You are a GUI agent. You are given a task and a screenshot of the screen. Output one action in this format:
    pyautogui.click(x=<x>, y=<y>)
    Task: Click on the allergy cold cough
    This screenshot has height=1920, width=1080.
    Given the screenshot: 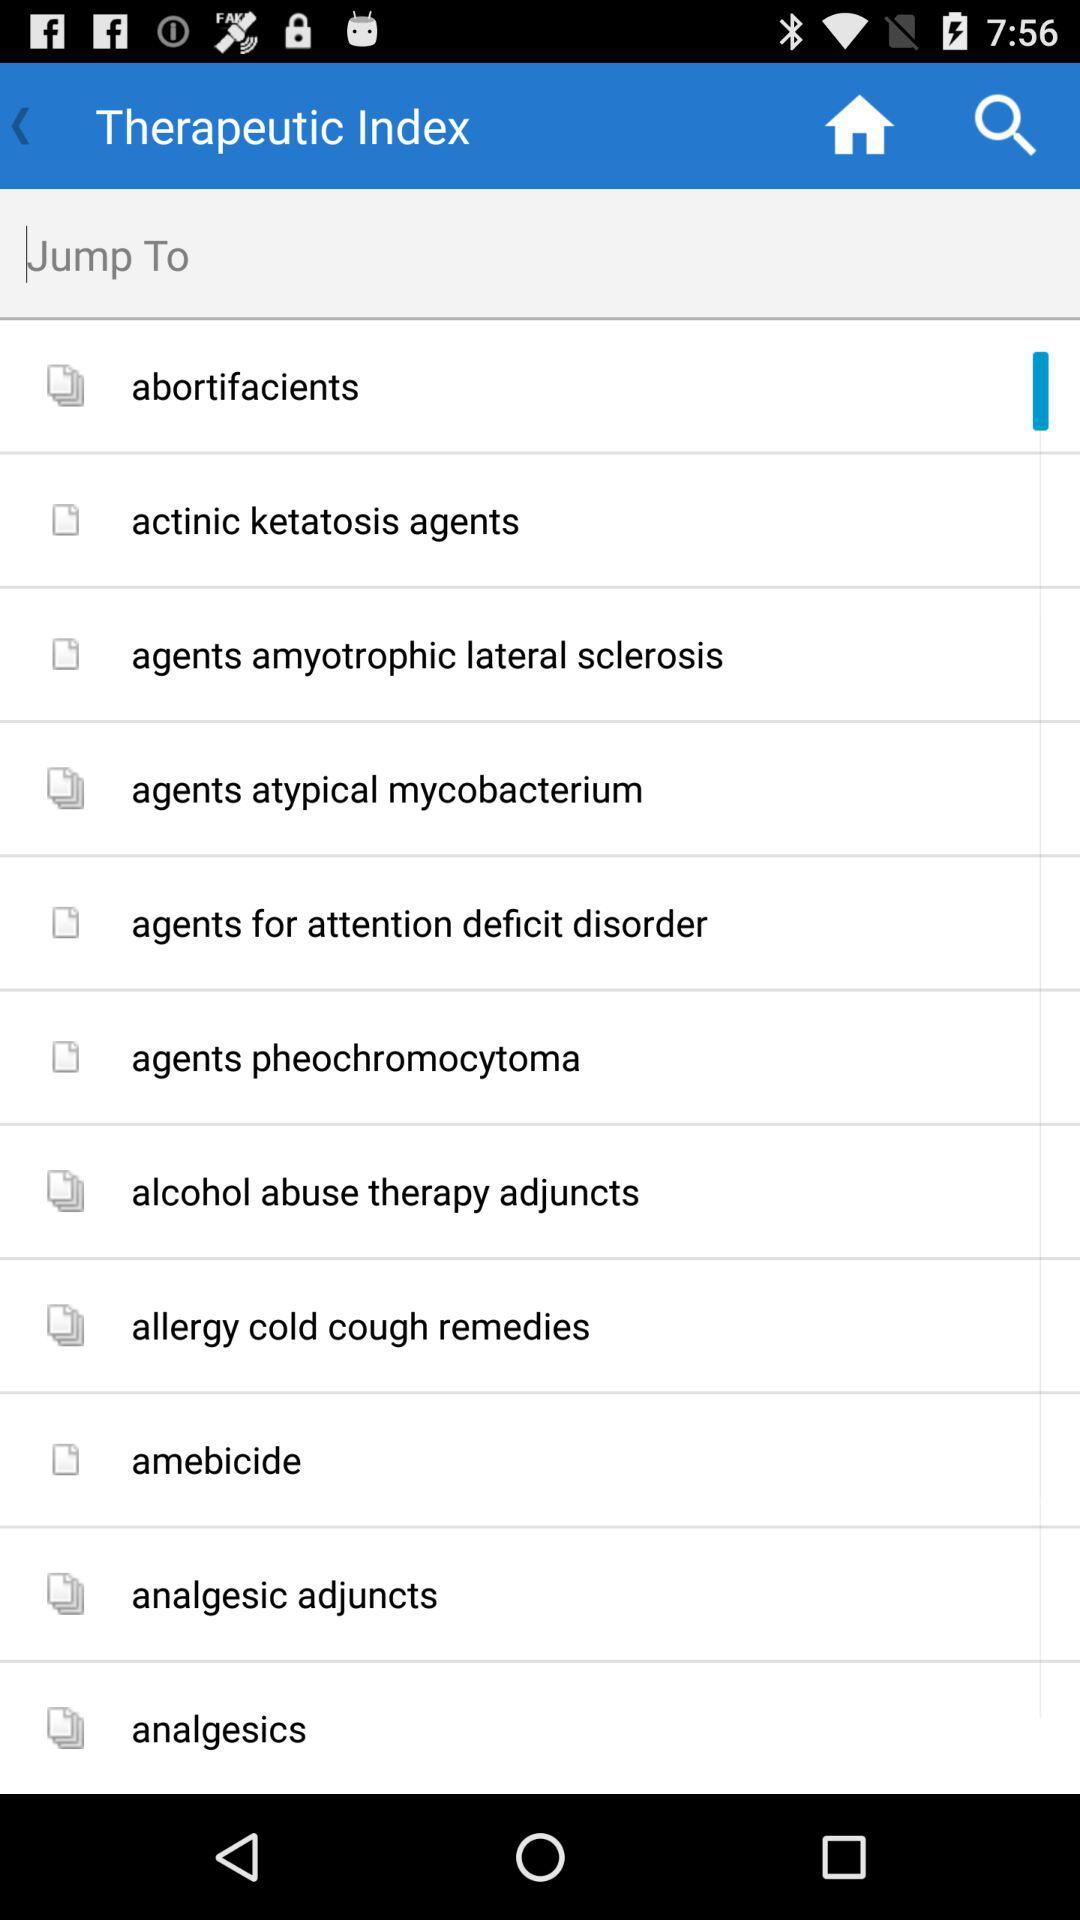 What is the action you would take?
    pyautogui.click(x=597, y=1325)
    